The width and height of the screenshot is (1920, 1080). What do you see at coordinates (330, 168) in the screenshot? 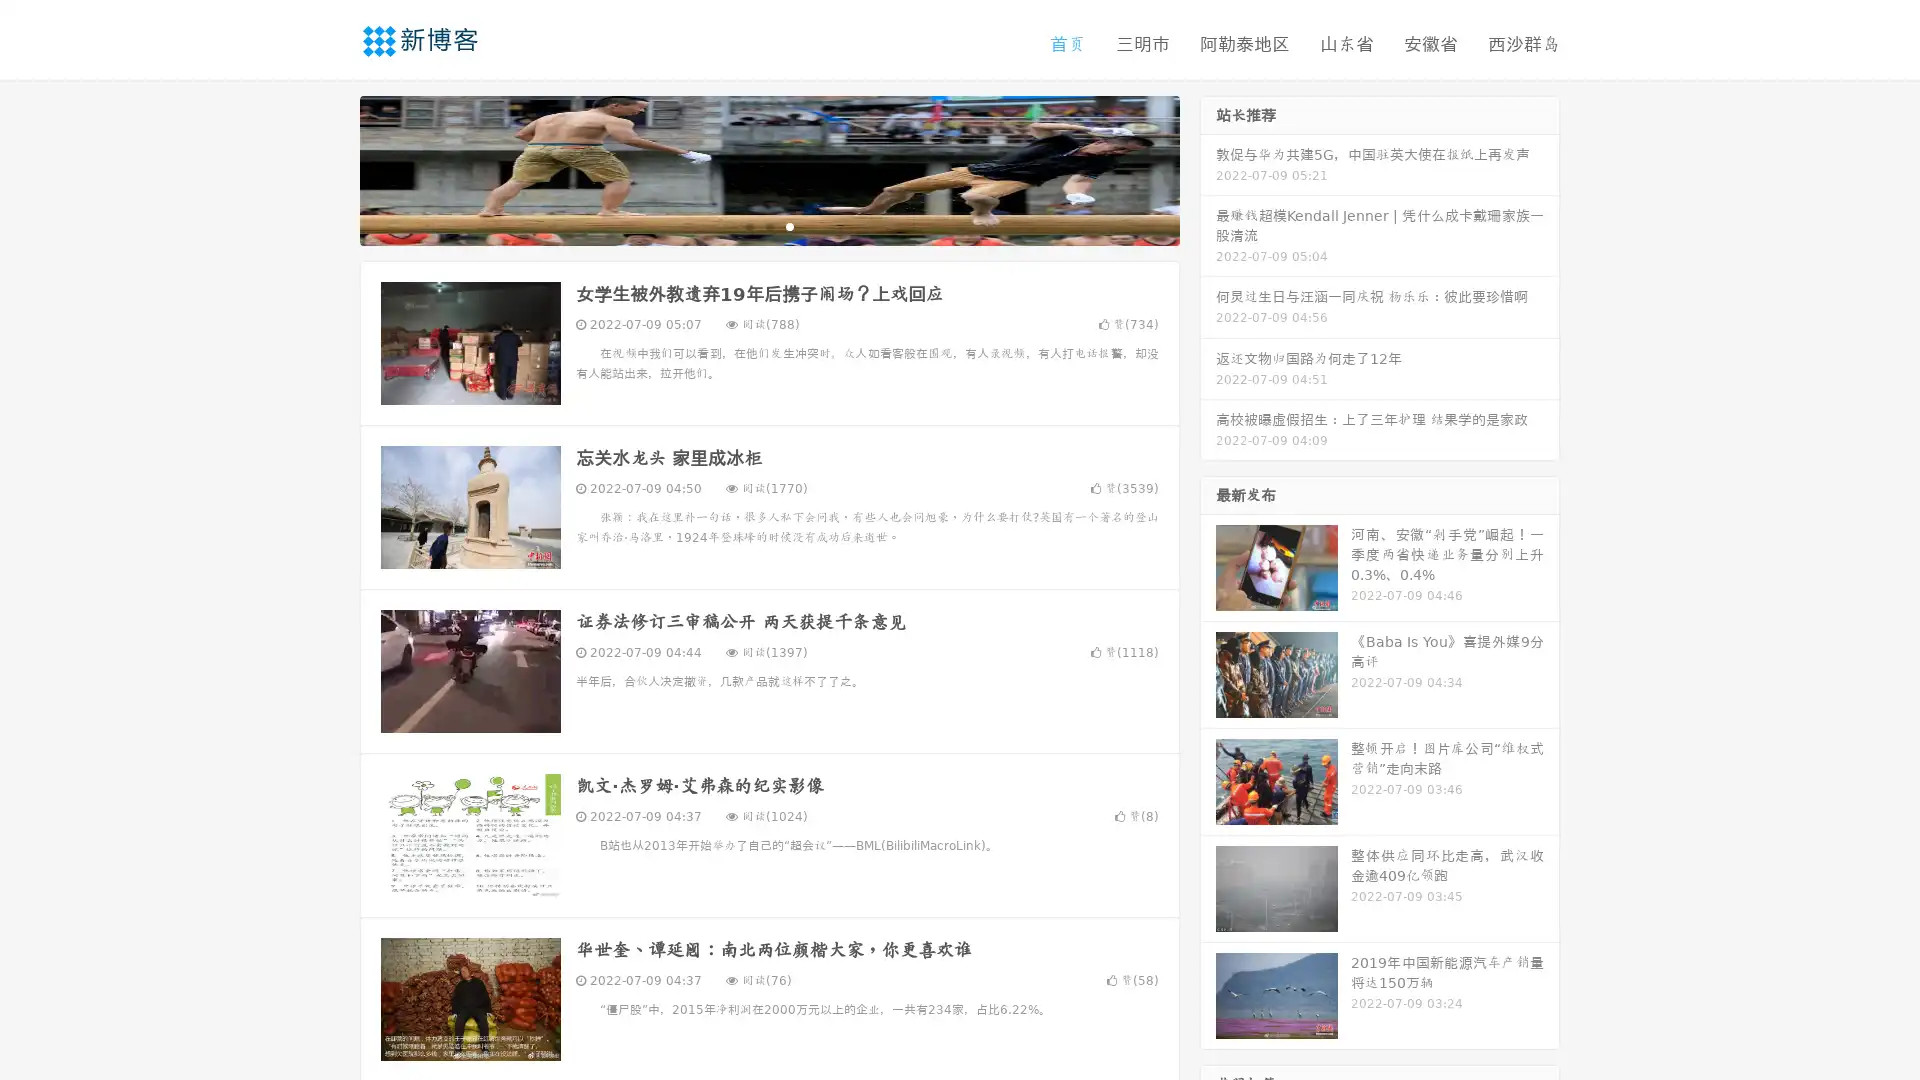
I see `Previous slide` at bounding box center [330, 168].